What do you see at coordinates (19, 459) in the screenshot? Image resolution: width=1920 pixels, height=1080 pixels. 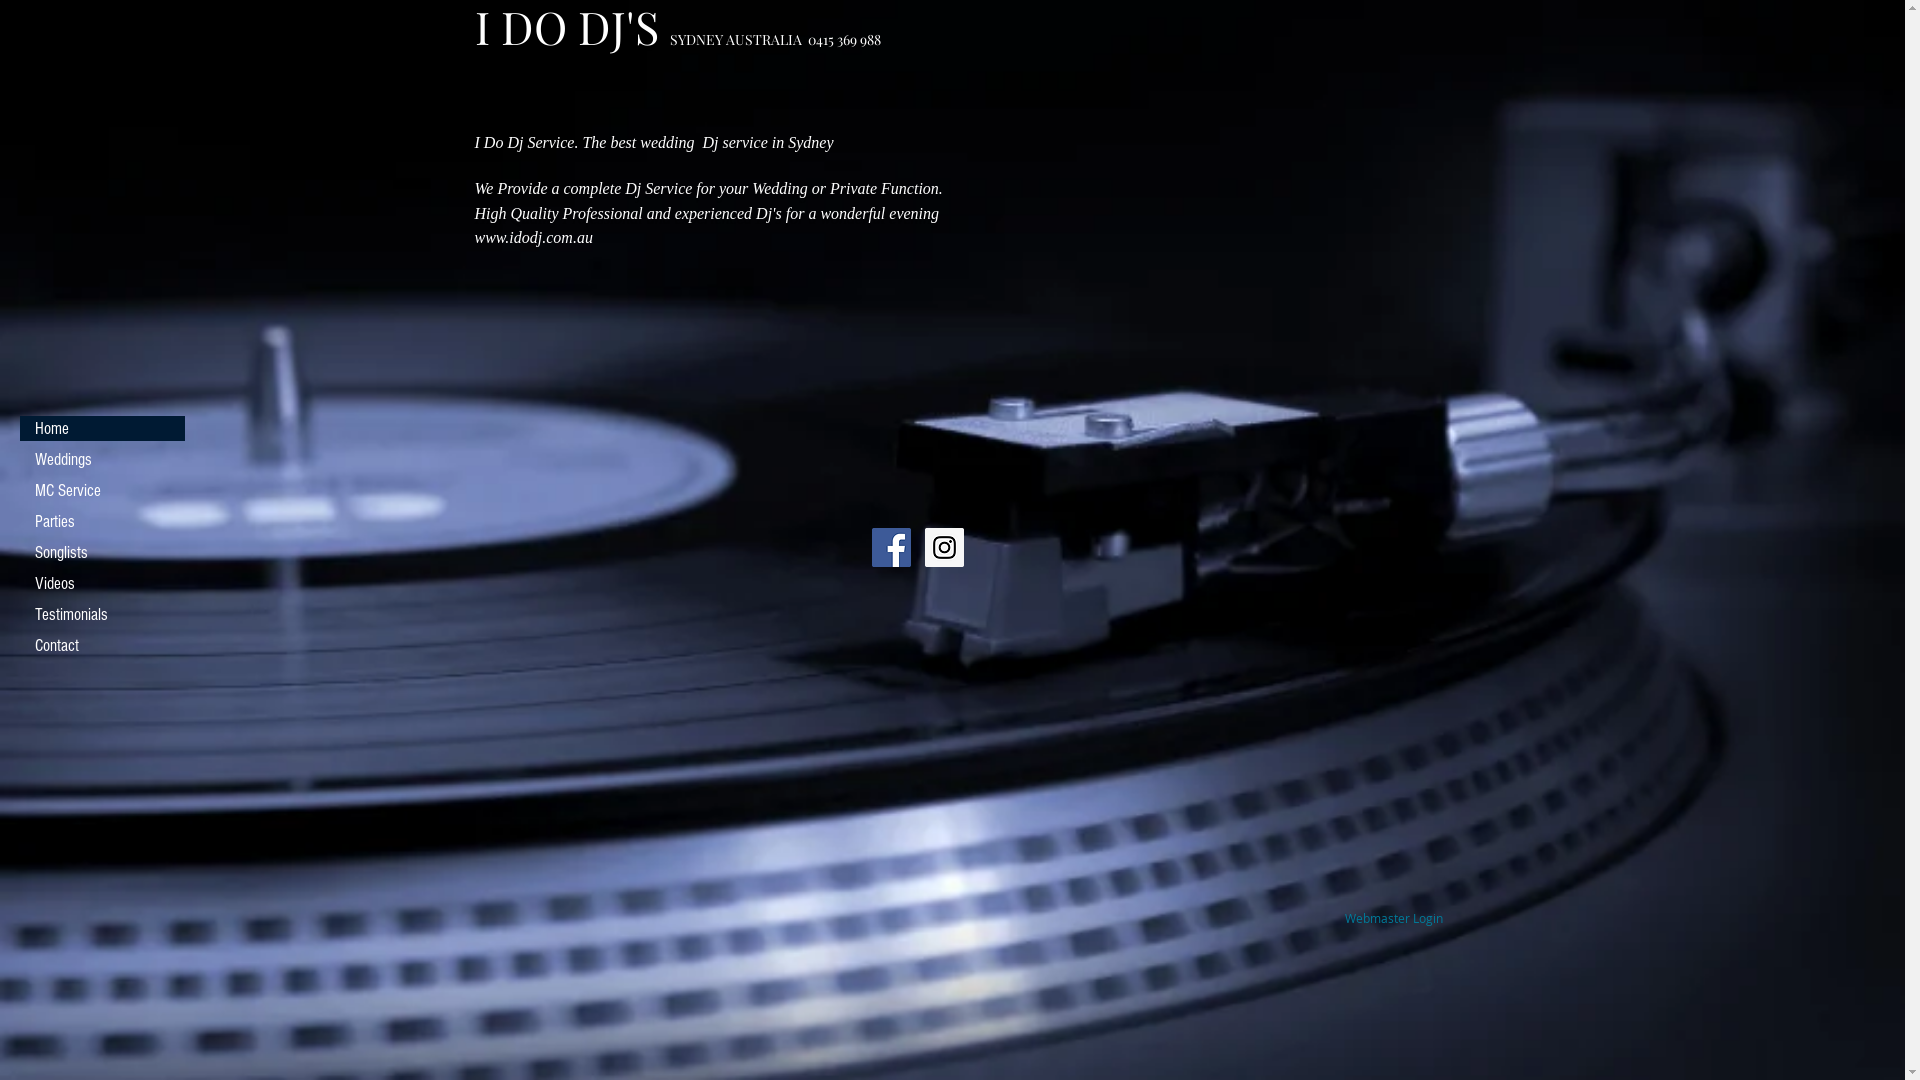 I see `'Weddings'` at bounding box center [19, 459].